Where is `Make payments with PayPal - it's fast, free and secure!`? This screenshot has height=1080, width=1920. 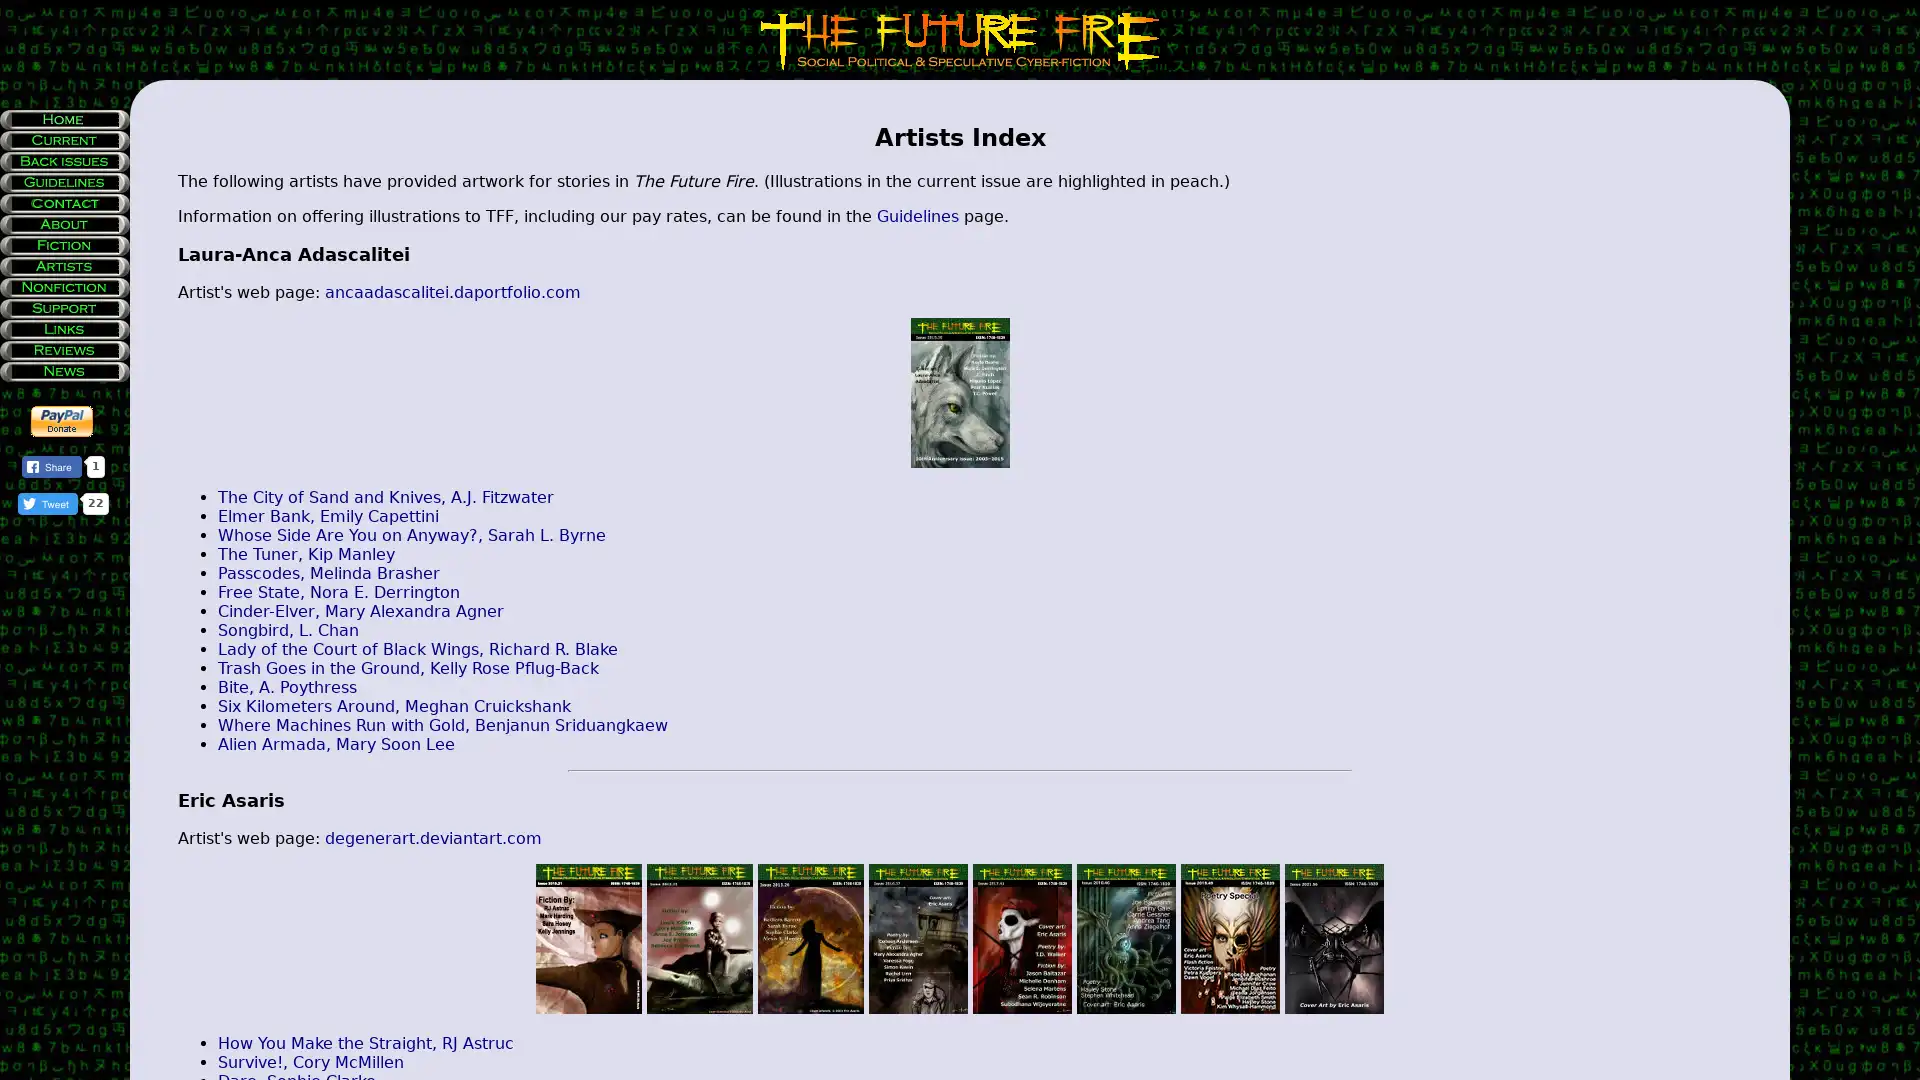
Make payments with PayPal - it's fast, free and secure! is located at coordinates (62, 420).